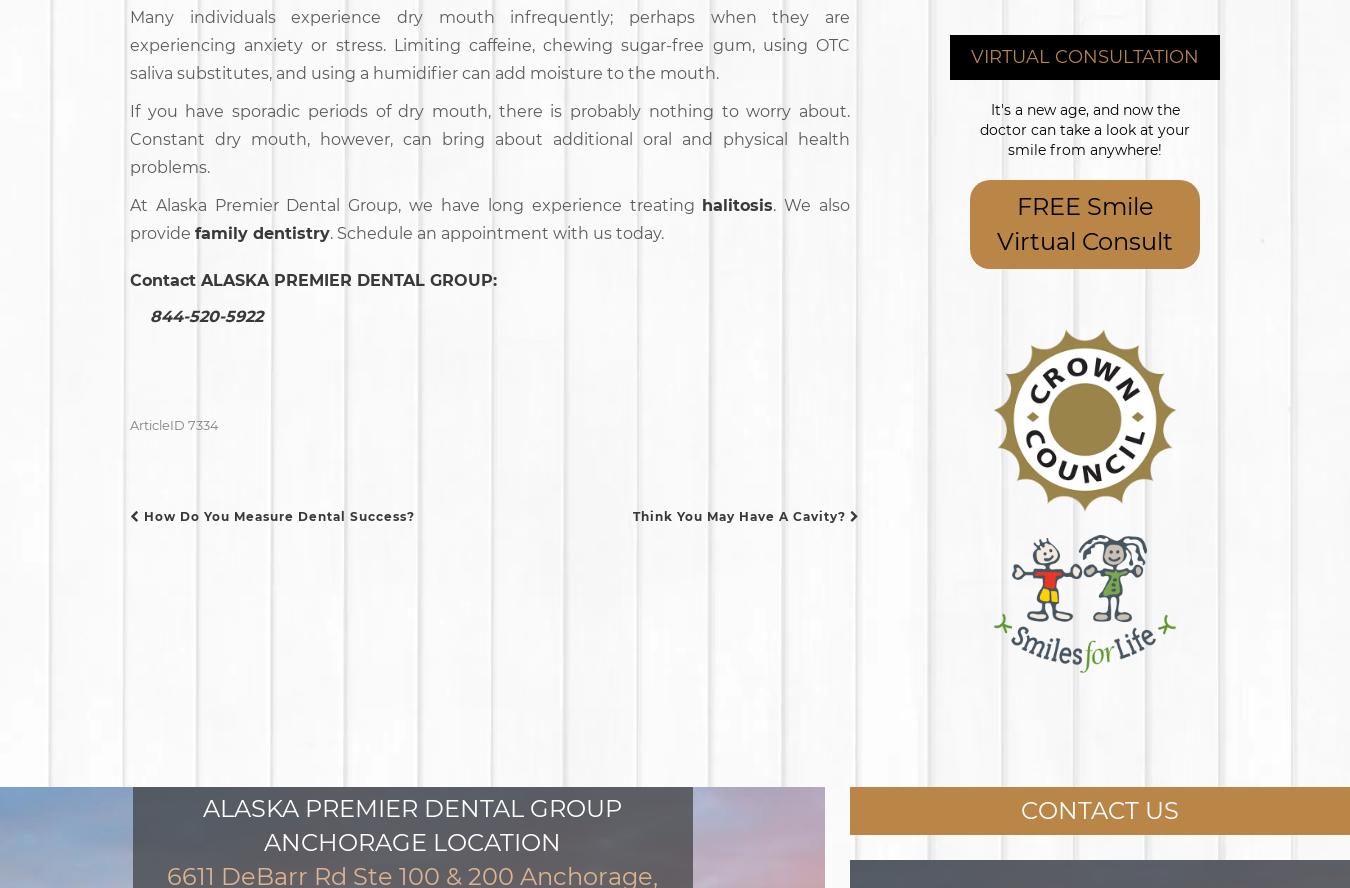 The width and height of the screenshot is (1350, 888). I want to click on 'How Do You Measure Dental Success?', so click(139, 514).